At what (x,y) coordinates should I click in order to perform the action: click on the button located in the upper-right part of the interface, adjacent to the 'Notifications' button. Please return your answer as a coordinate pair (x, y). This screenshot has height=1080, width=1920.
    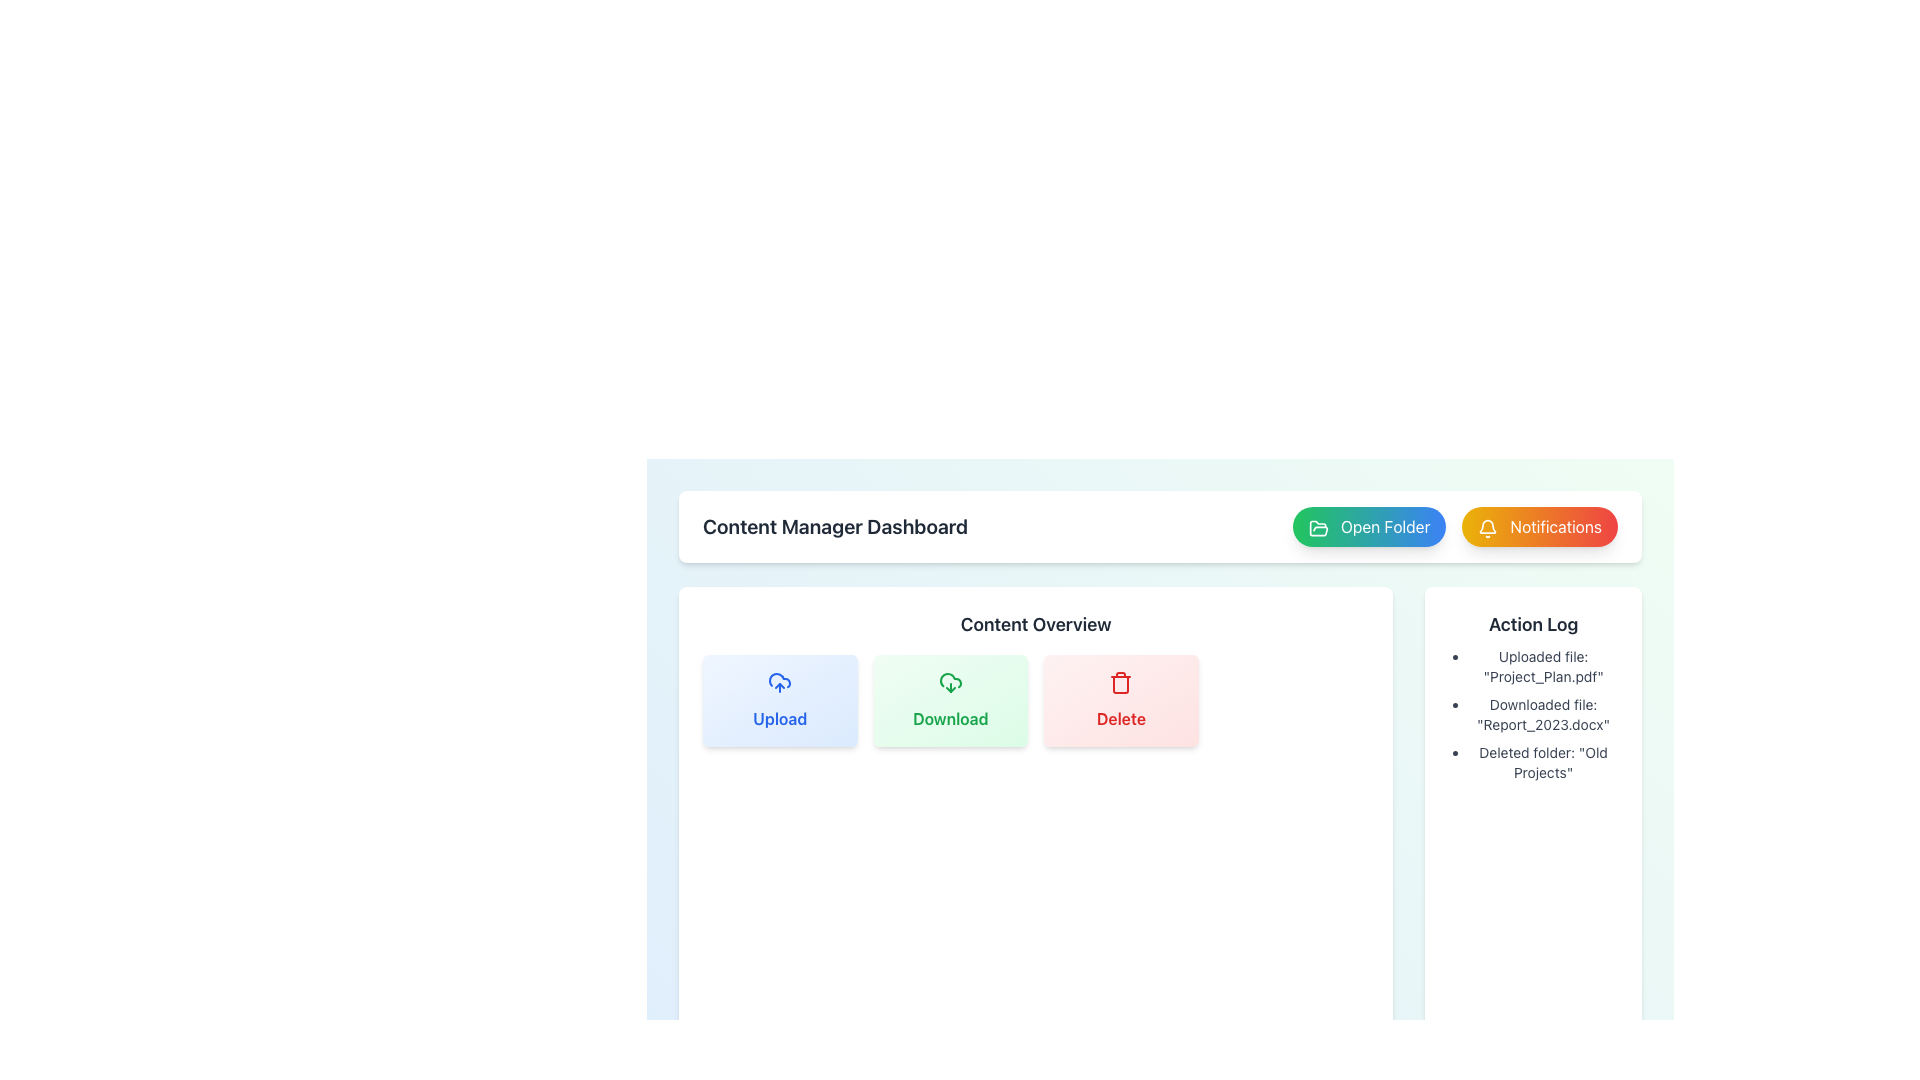
    Looking at the image, I should click on (1368, 526).